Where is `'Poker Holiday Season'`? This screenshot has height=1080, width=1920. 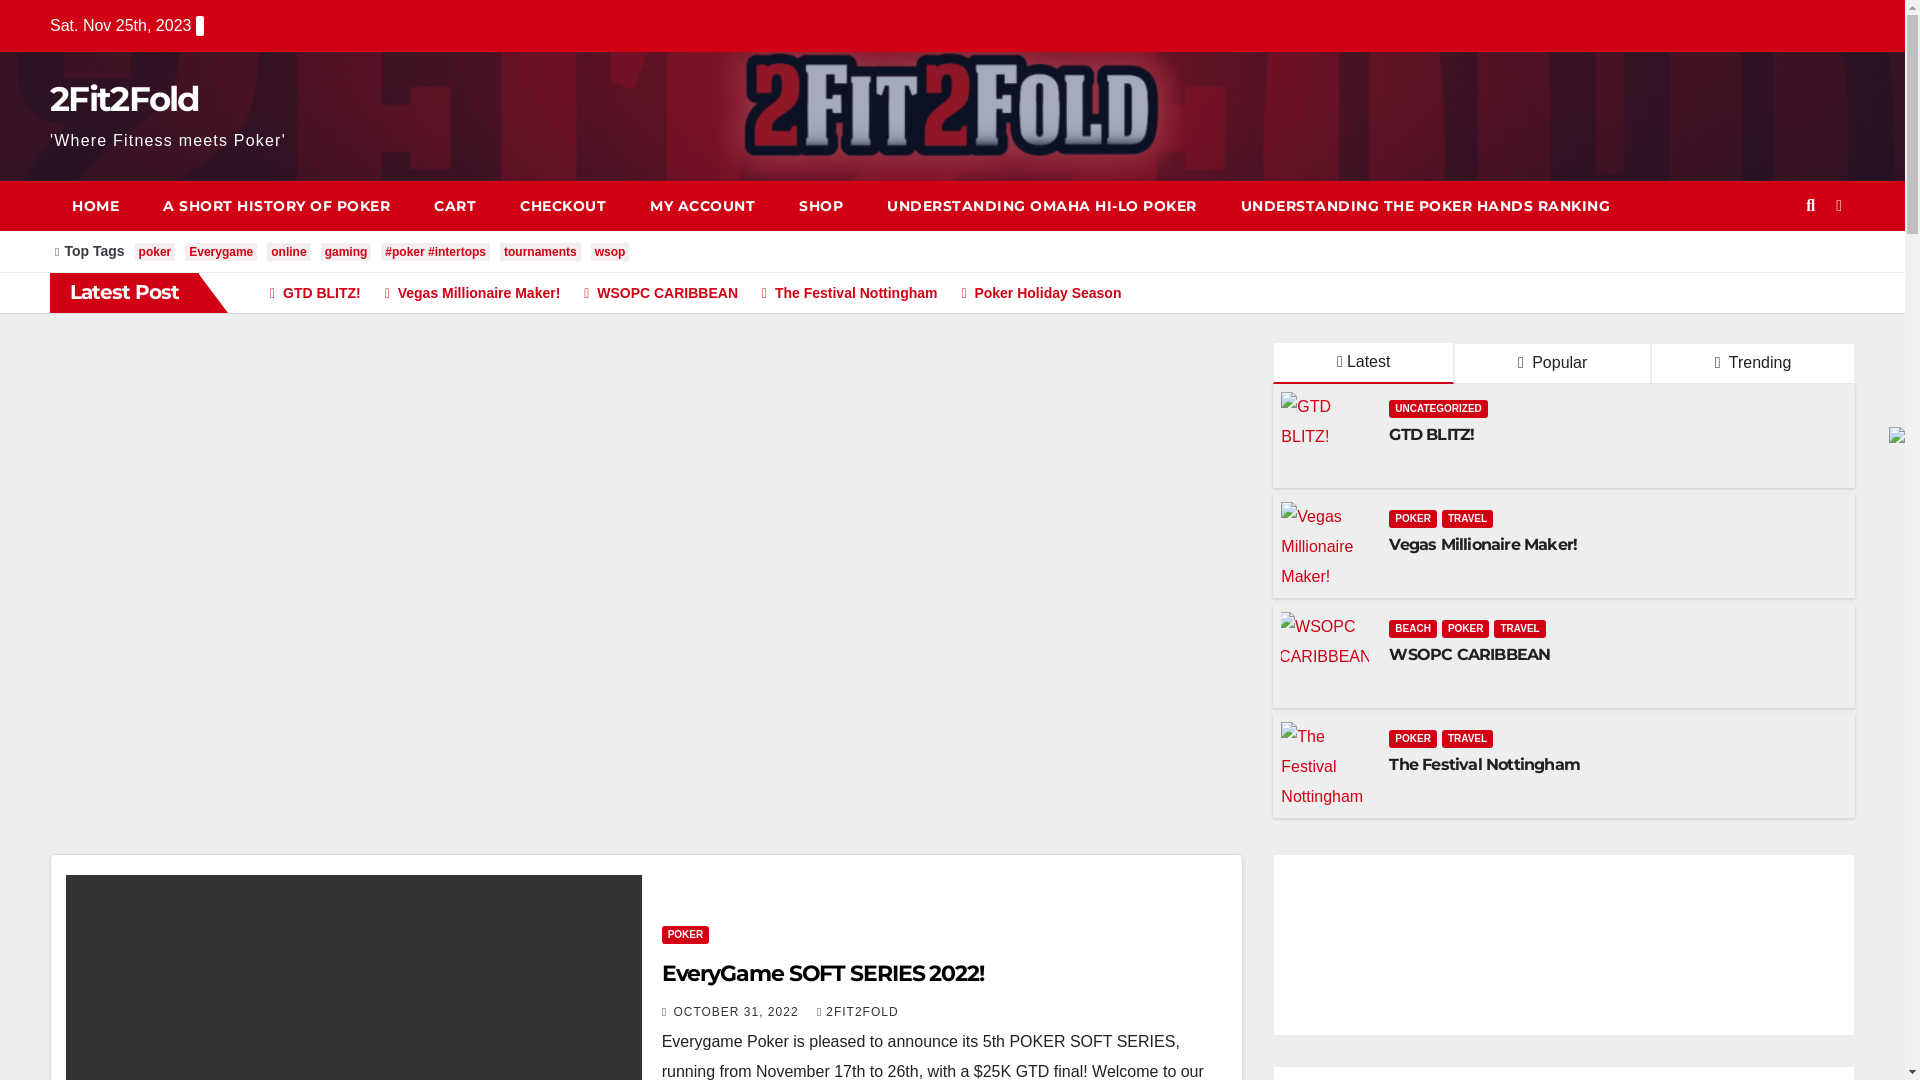 'Poker Holiday Season' is located at coordinates (1031, 293).